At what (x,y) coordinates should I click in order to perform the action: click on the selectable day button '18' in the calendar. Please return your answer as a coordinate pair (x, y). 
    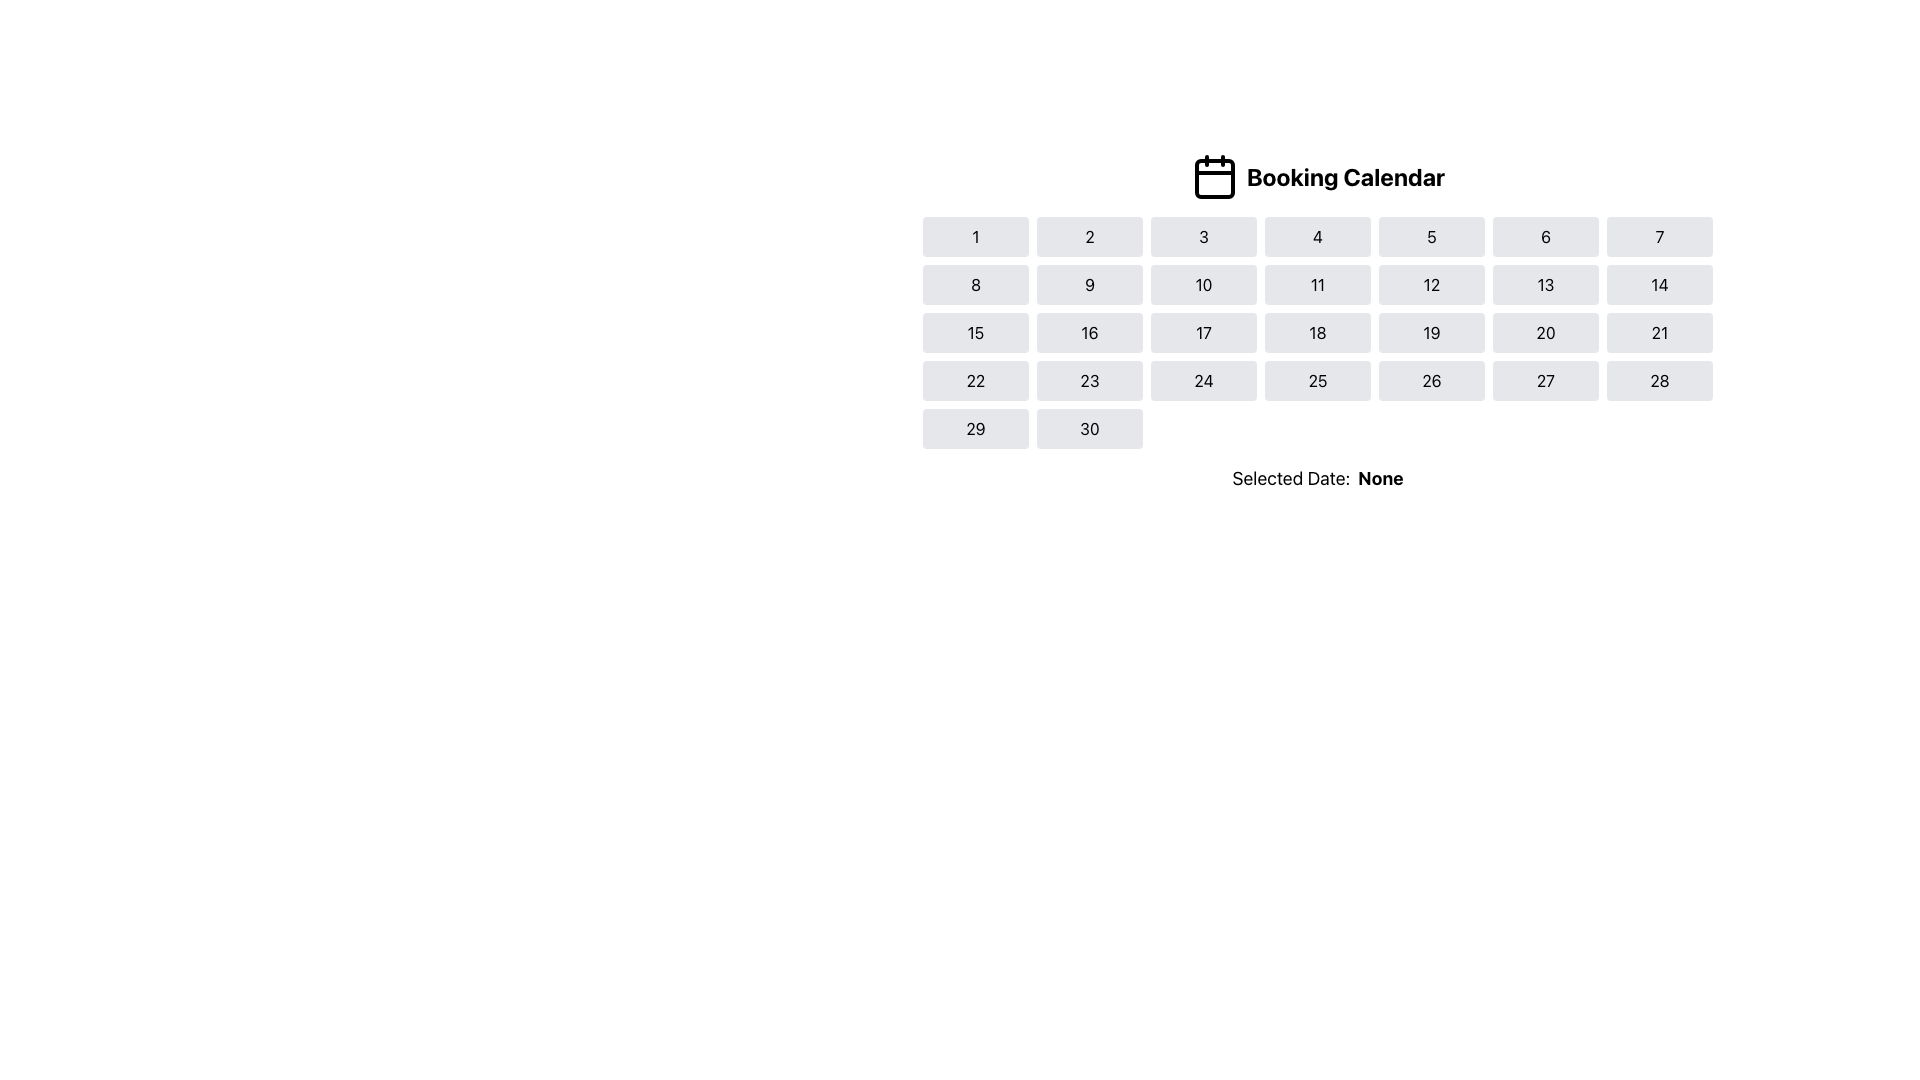
    Looking at the image, I should click on (1318, 331).